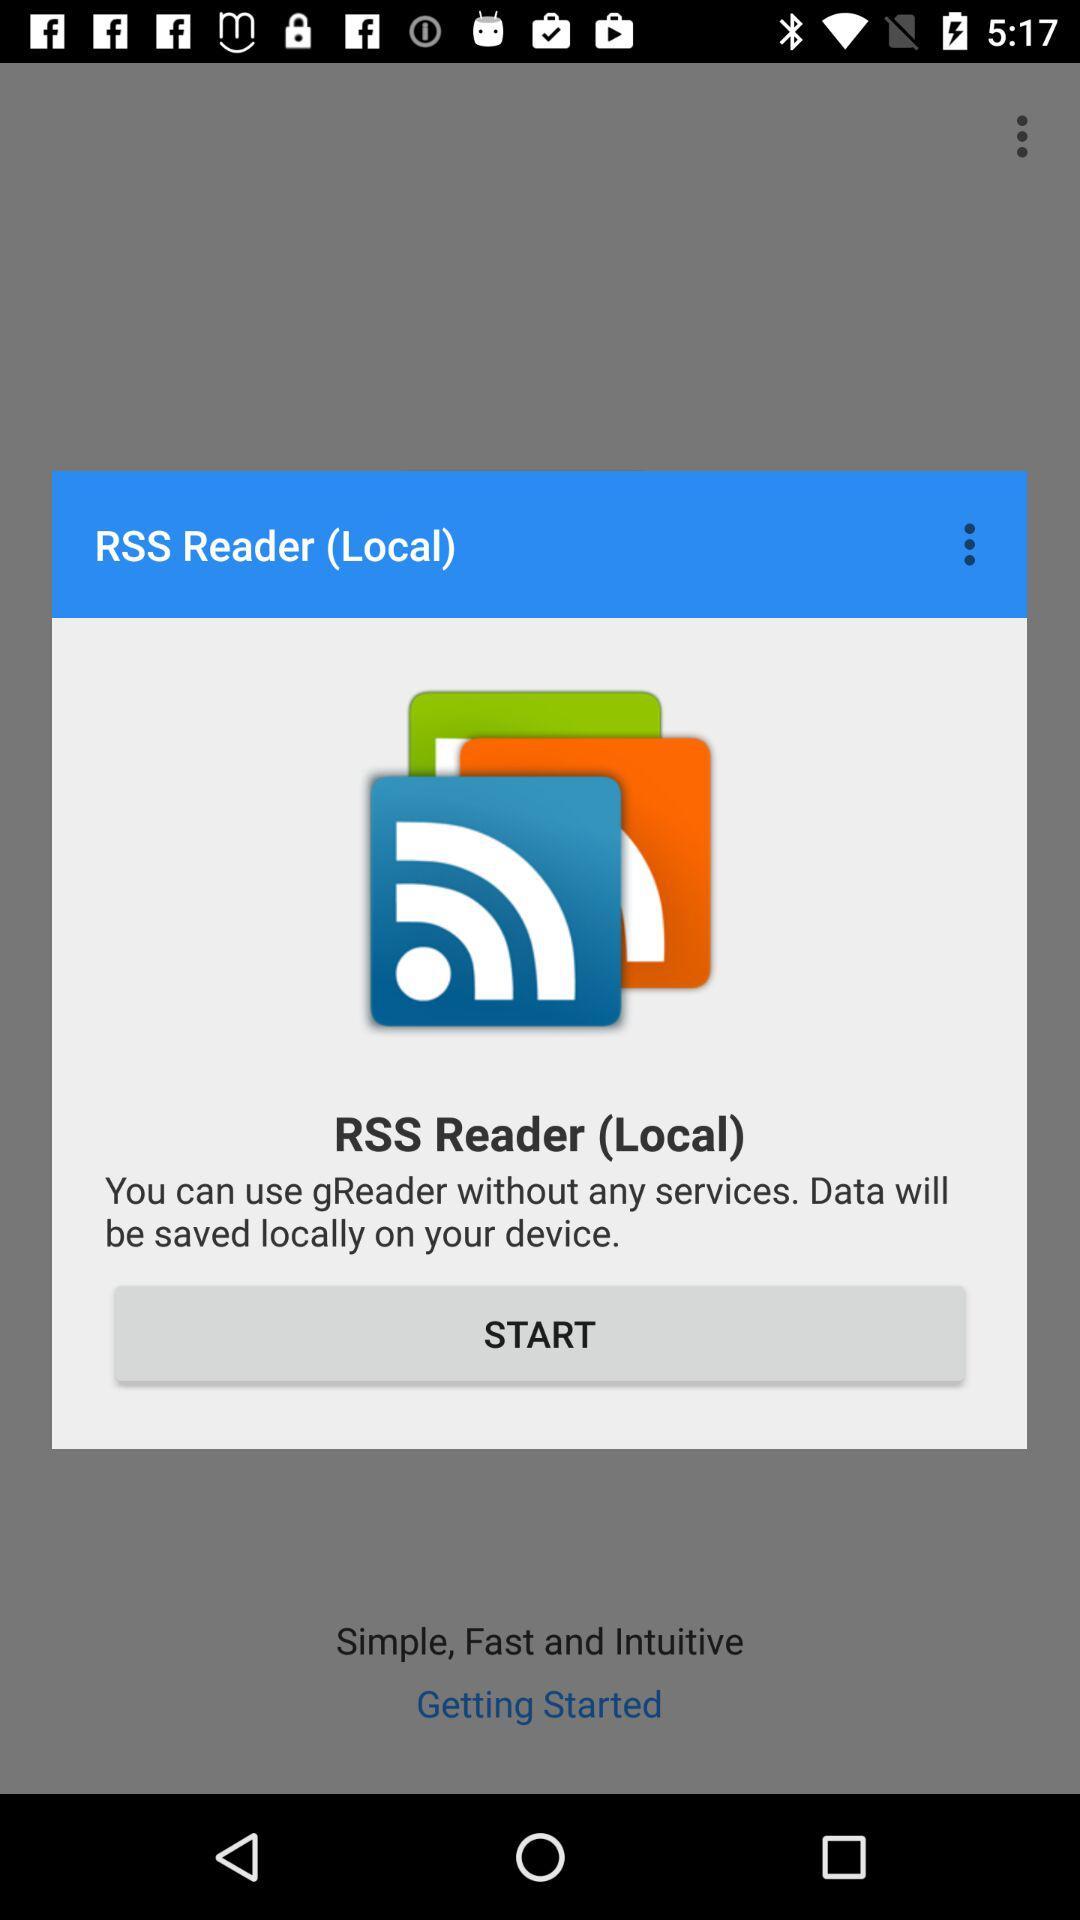 The image size is (1080, 1920). Describe the element at coordinates (540, 1333) in the screenshot. I see `the icon at the bottom` at that location.